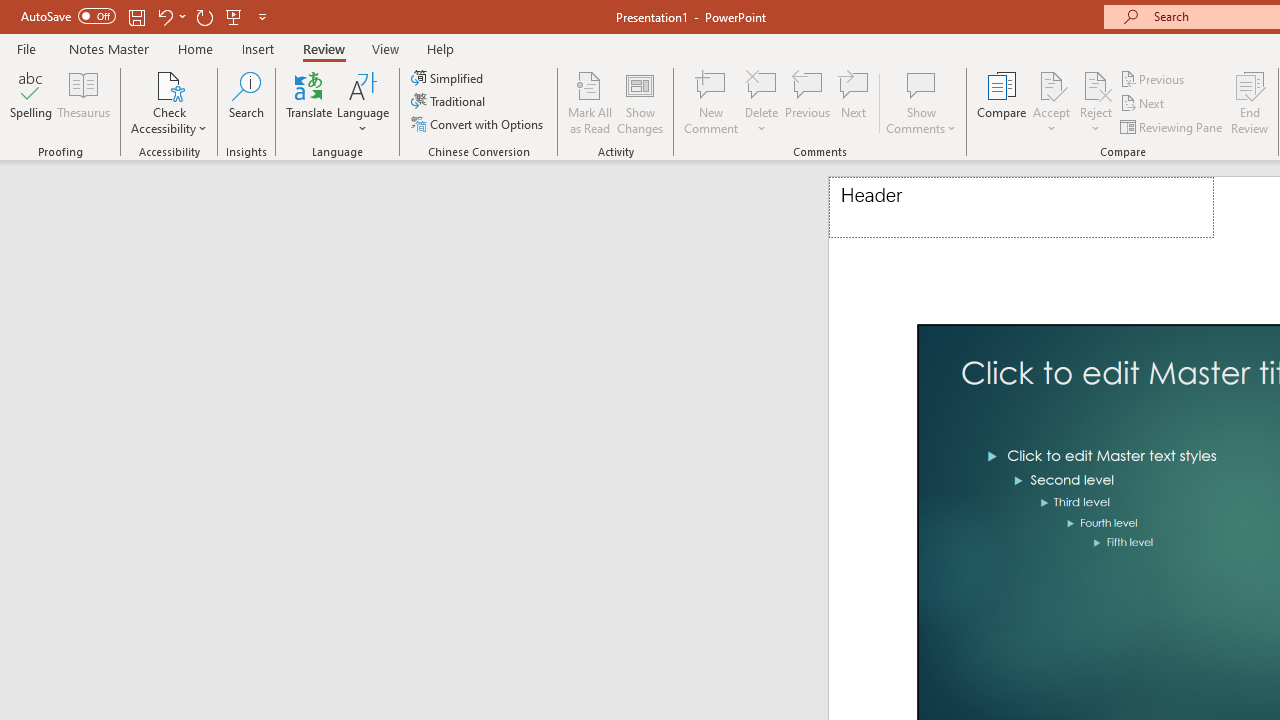 The image size is (1280, 720). I want to click on 'Thesaurus...', so click(82, 103).